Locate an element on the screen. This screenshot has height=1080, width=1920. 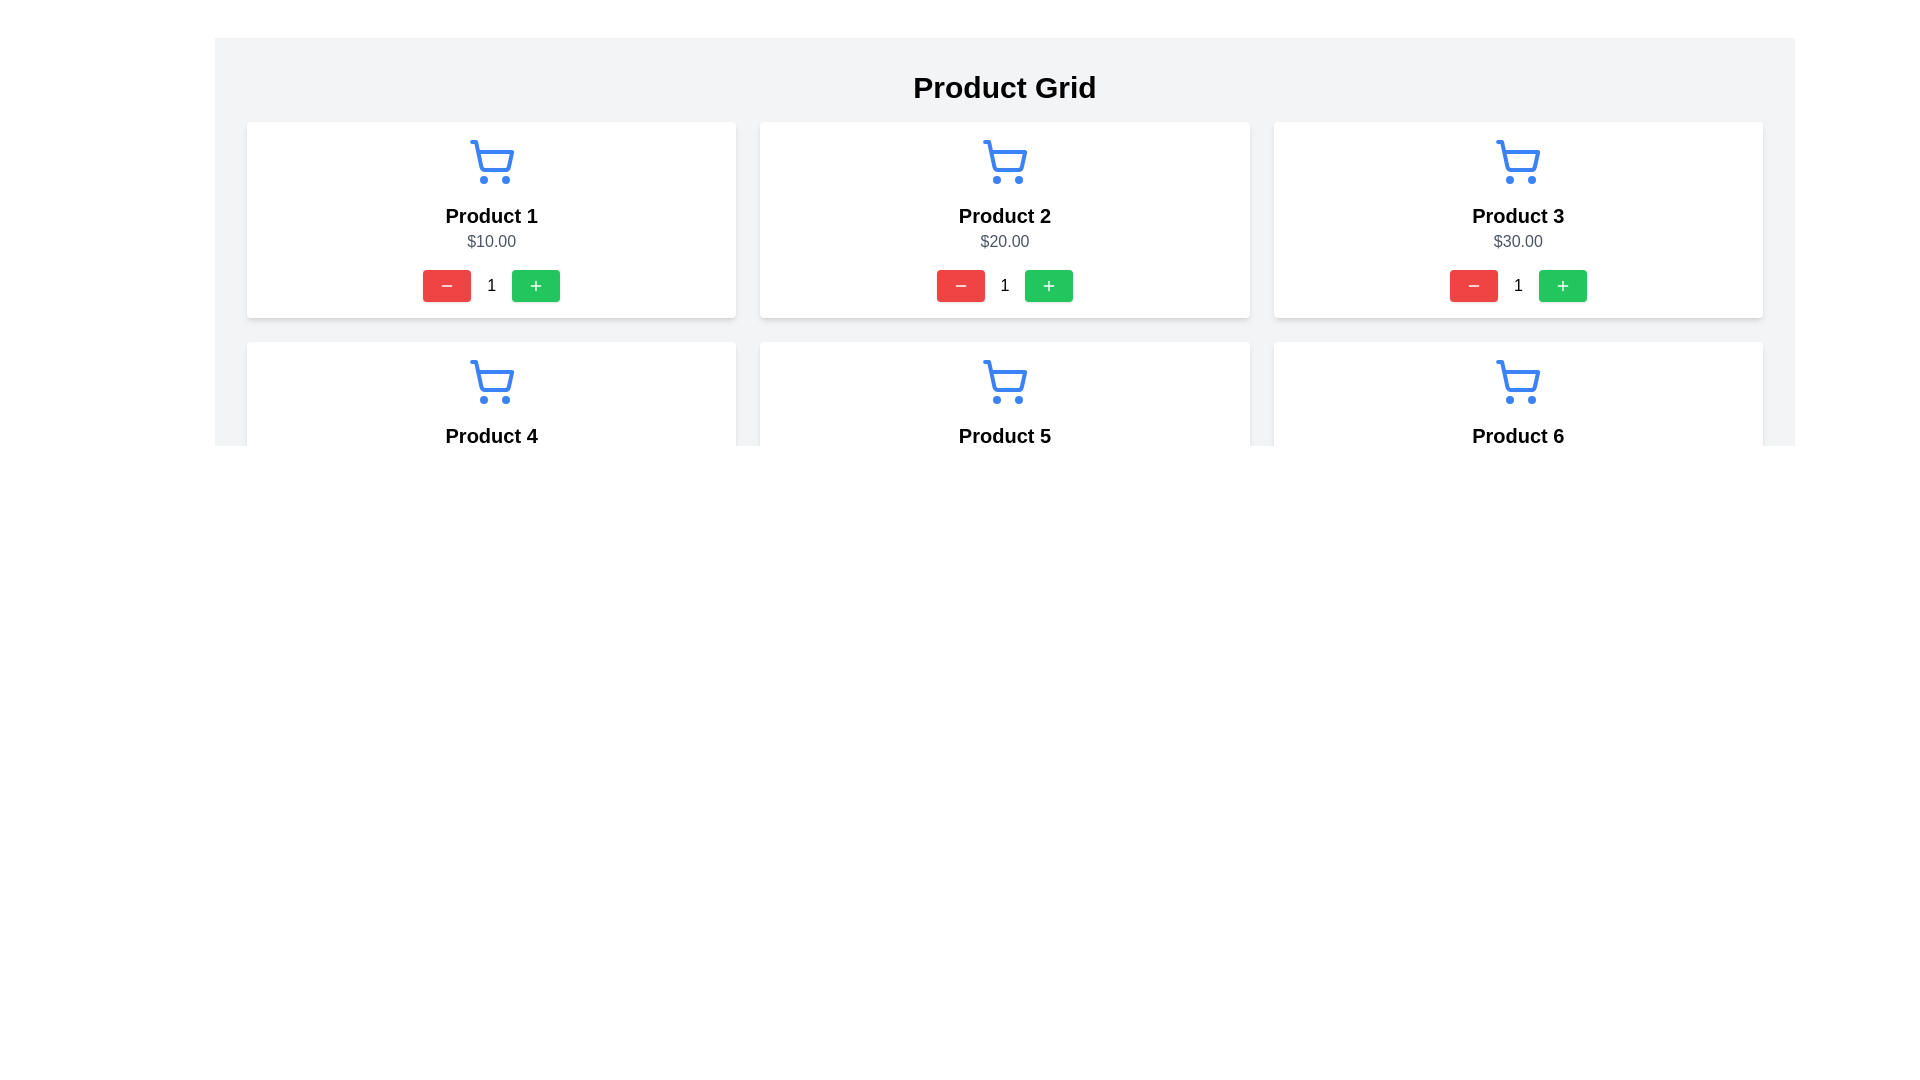
the small green square button with a '+' icon located in the 'Product Grid' section under 'Product 2' to increase the quantity is located at coordinates (1048, 285).